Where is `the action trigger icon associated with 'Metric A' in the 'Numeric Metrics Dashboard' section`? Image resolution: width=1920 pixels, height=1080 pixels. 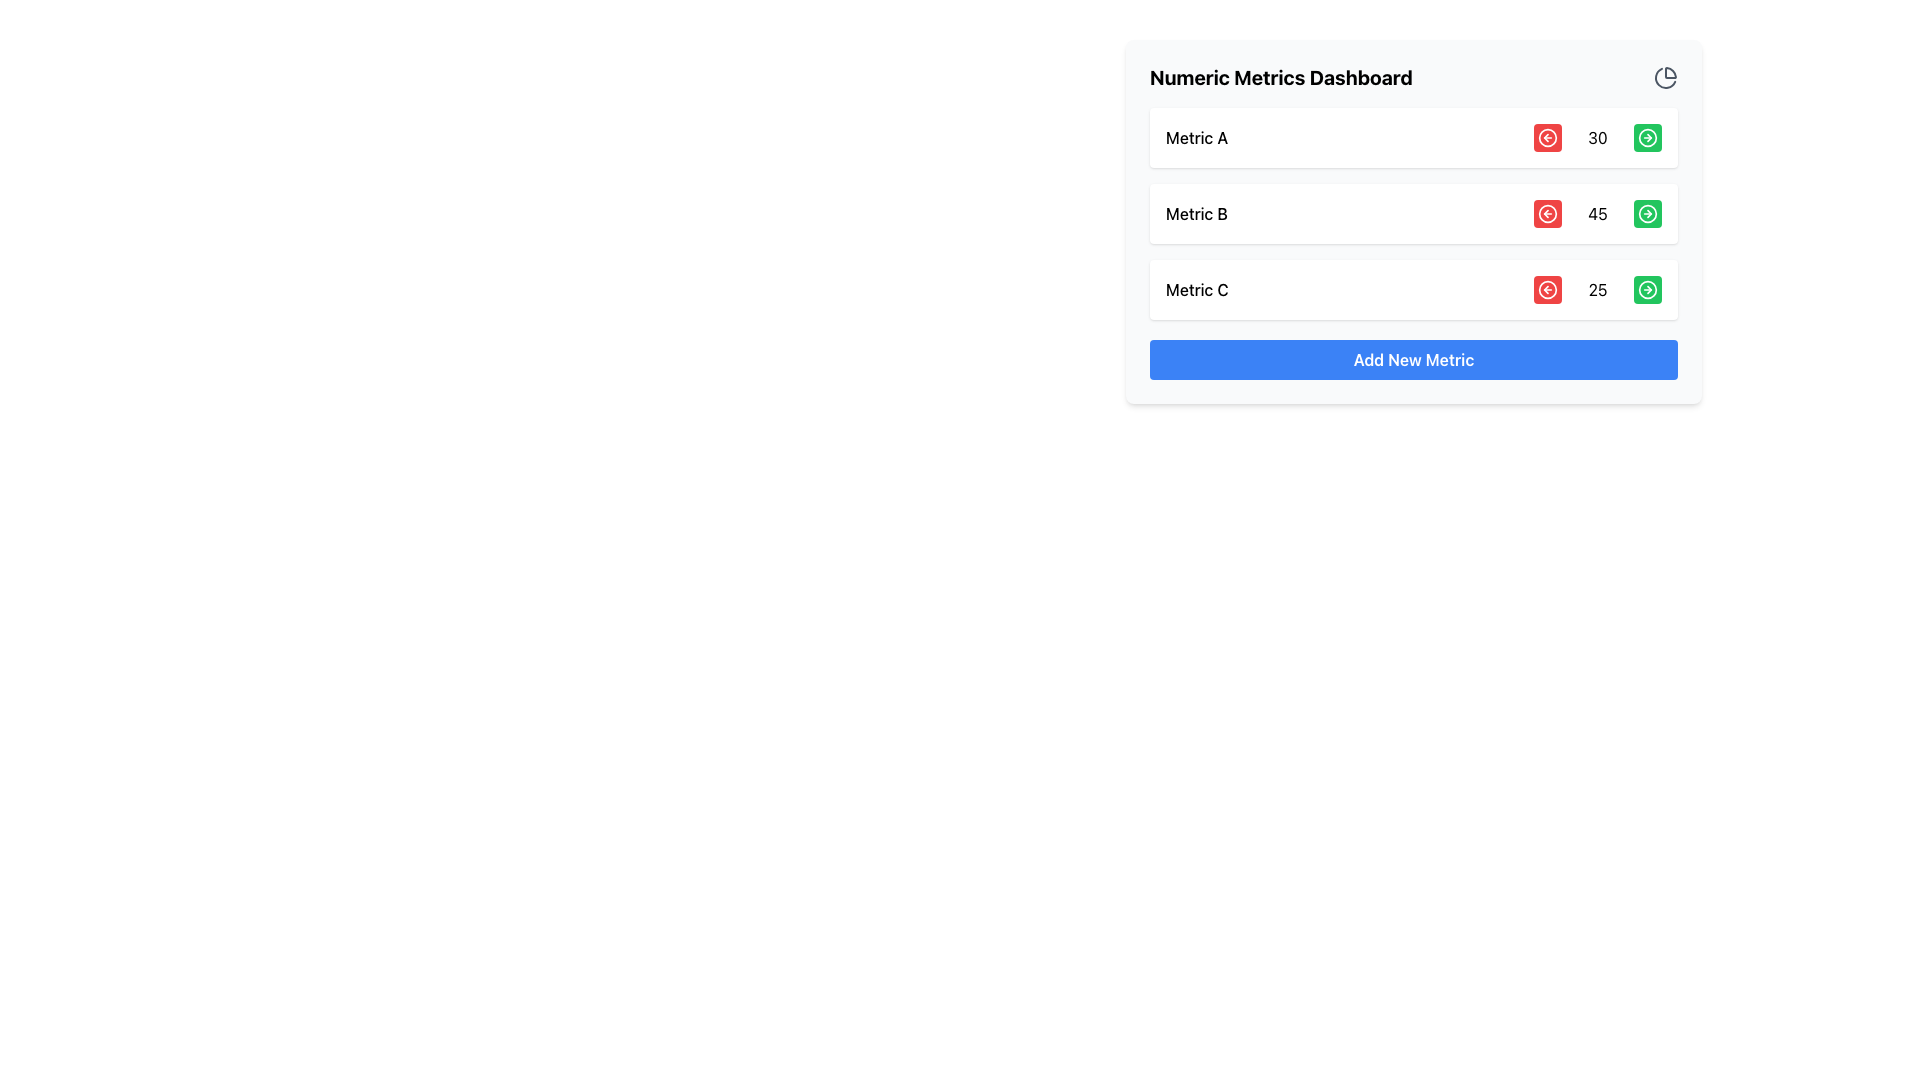
the action trigger icon associated with 'Metric A' in the 'Numeric Metrics Dashboard' section is located at coordinates (1647, 137).